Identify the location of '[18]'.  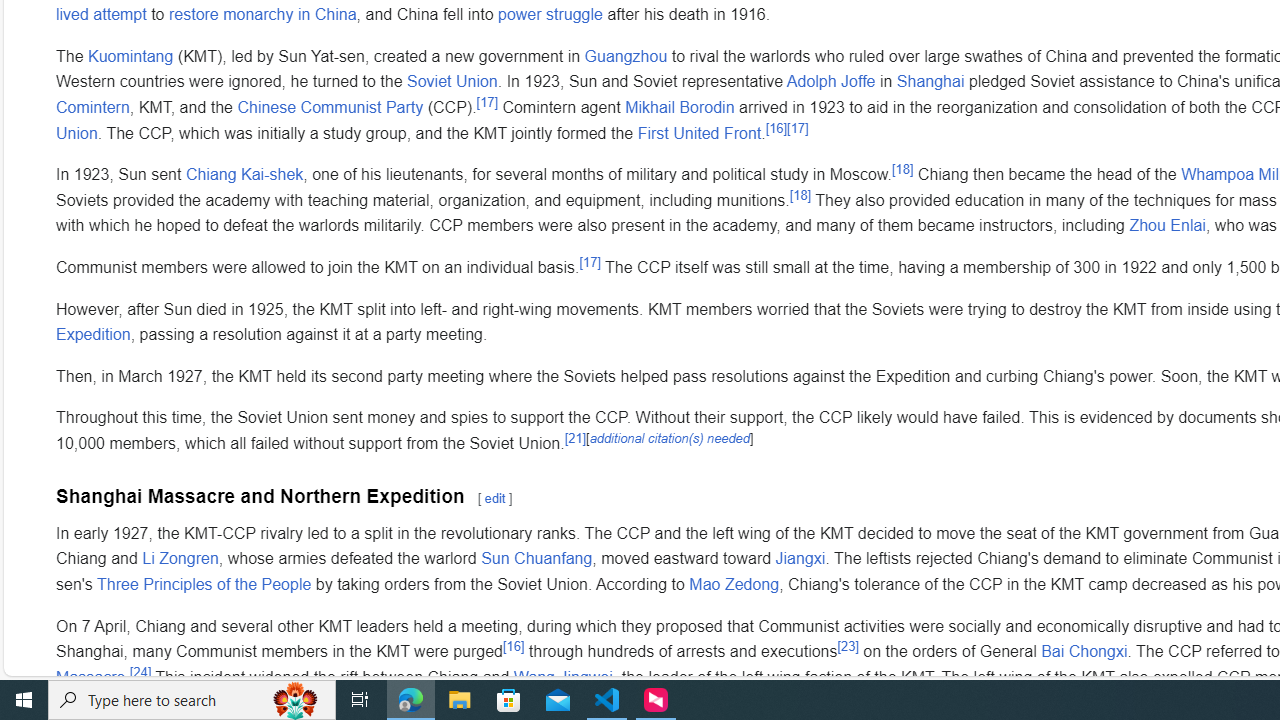
(800, 195).